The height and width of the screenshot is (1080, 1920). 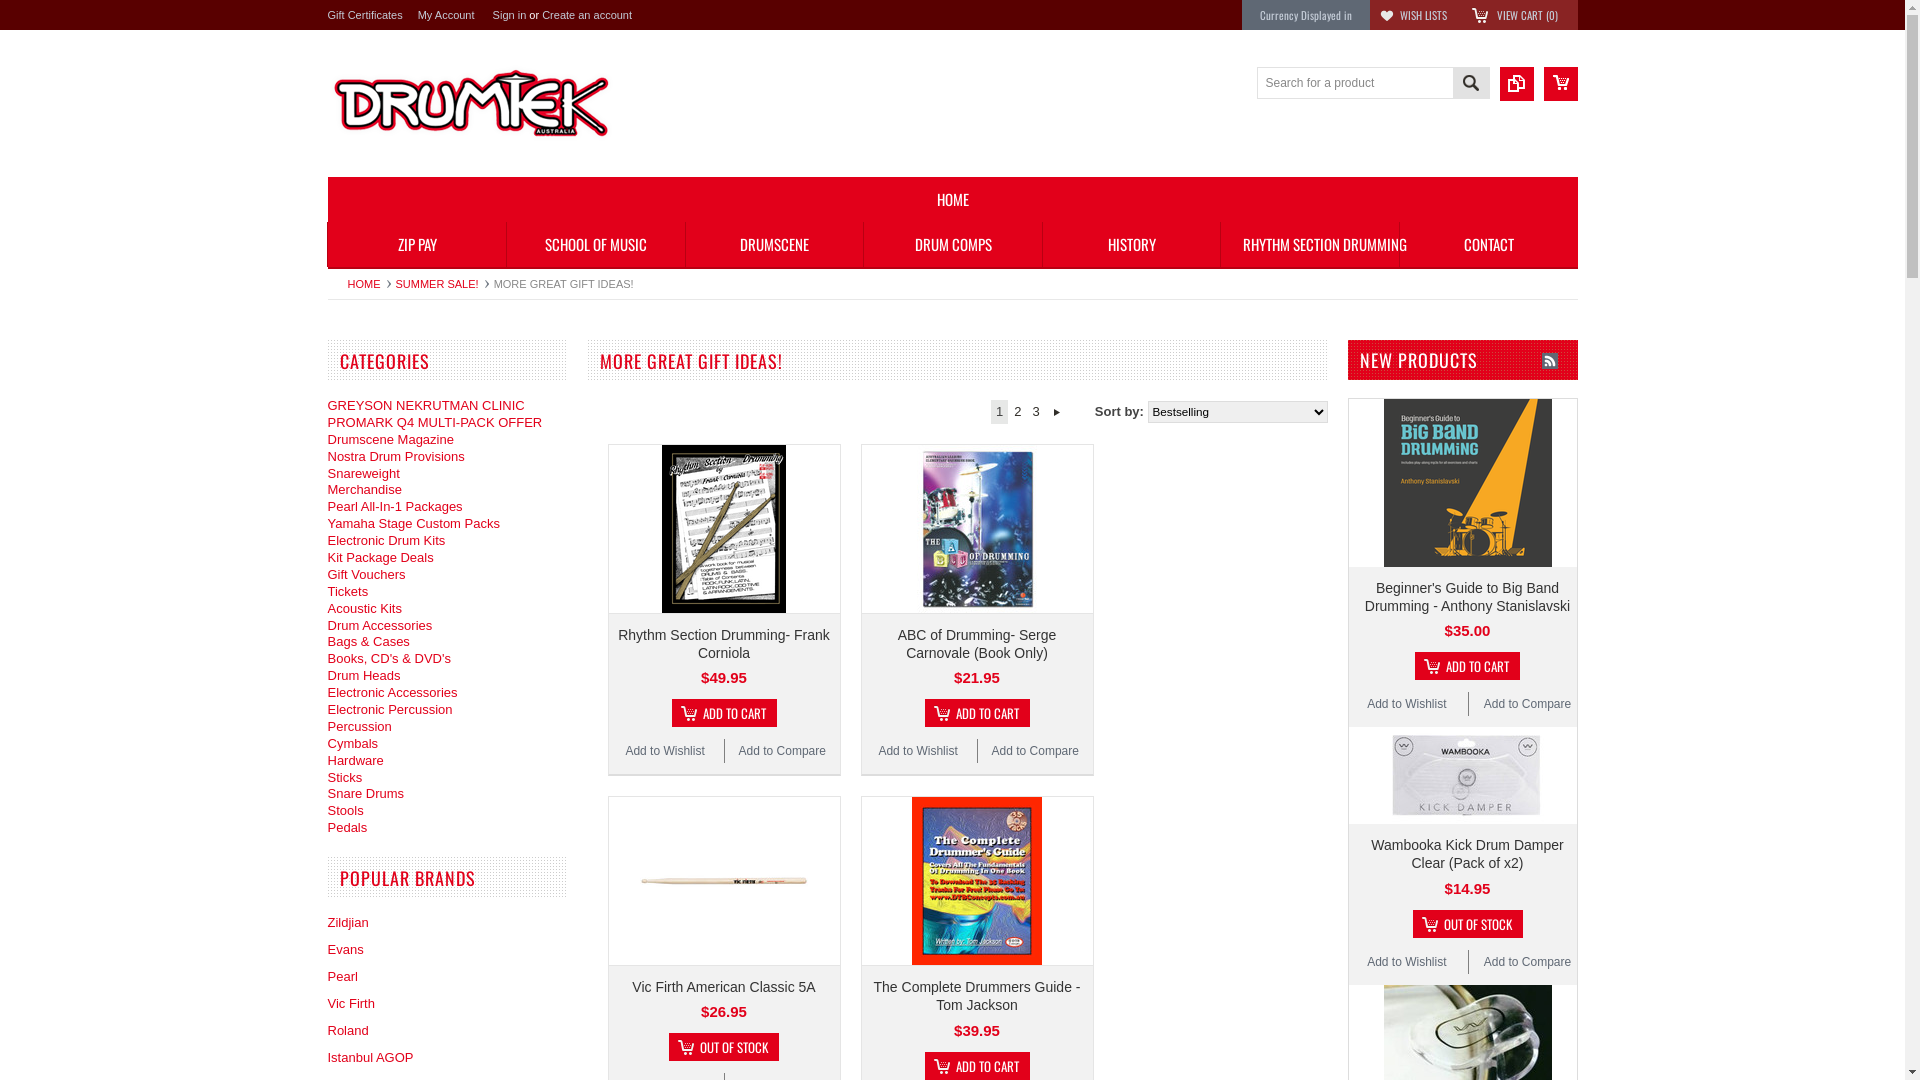 I want to click on 'Snare Drums', so click(x=366, y=792).